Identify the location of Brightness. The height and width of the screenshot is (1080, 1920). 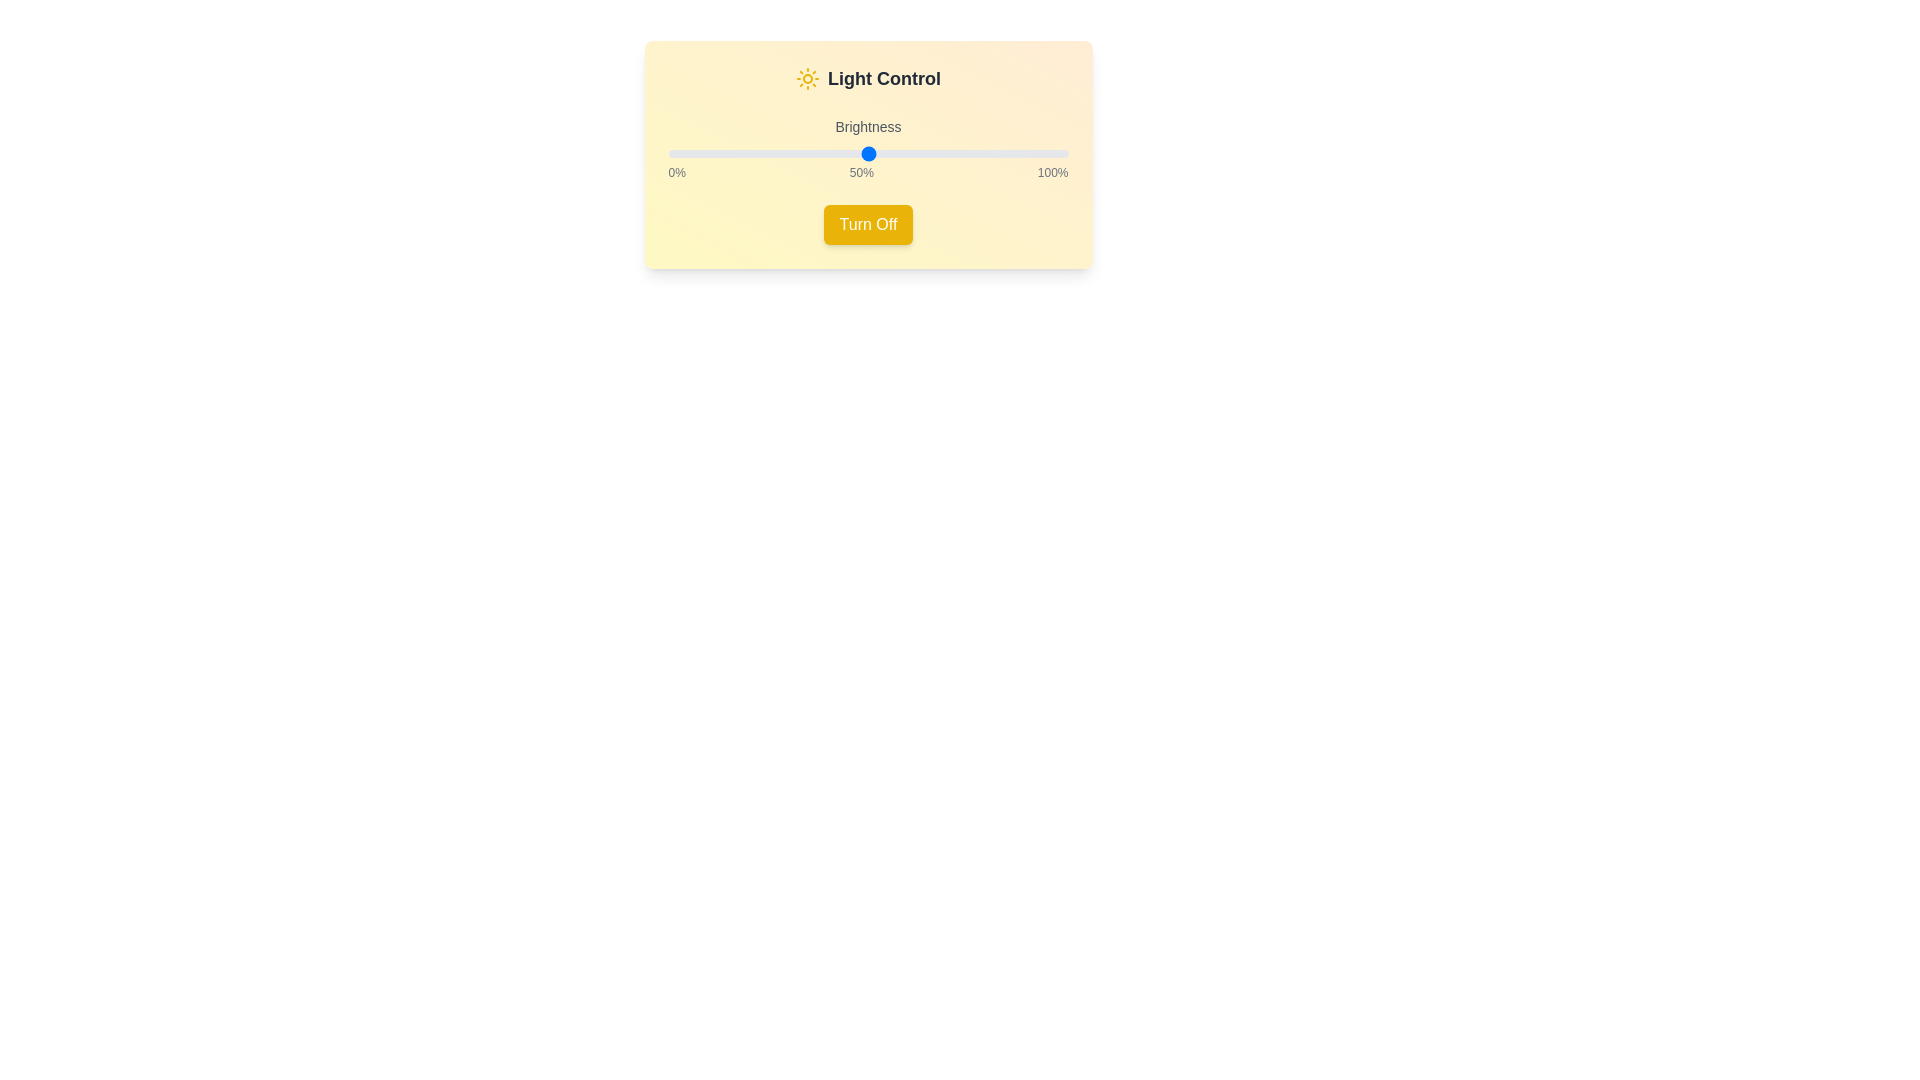
(824, 153).